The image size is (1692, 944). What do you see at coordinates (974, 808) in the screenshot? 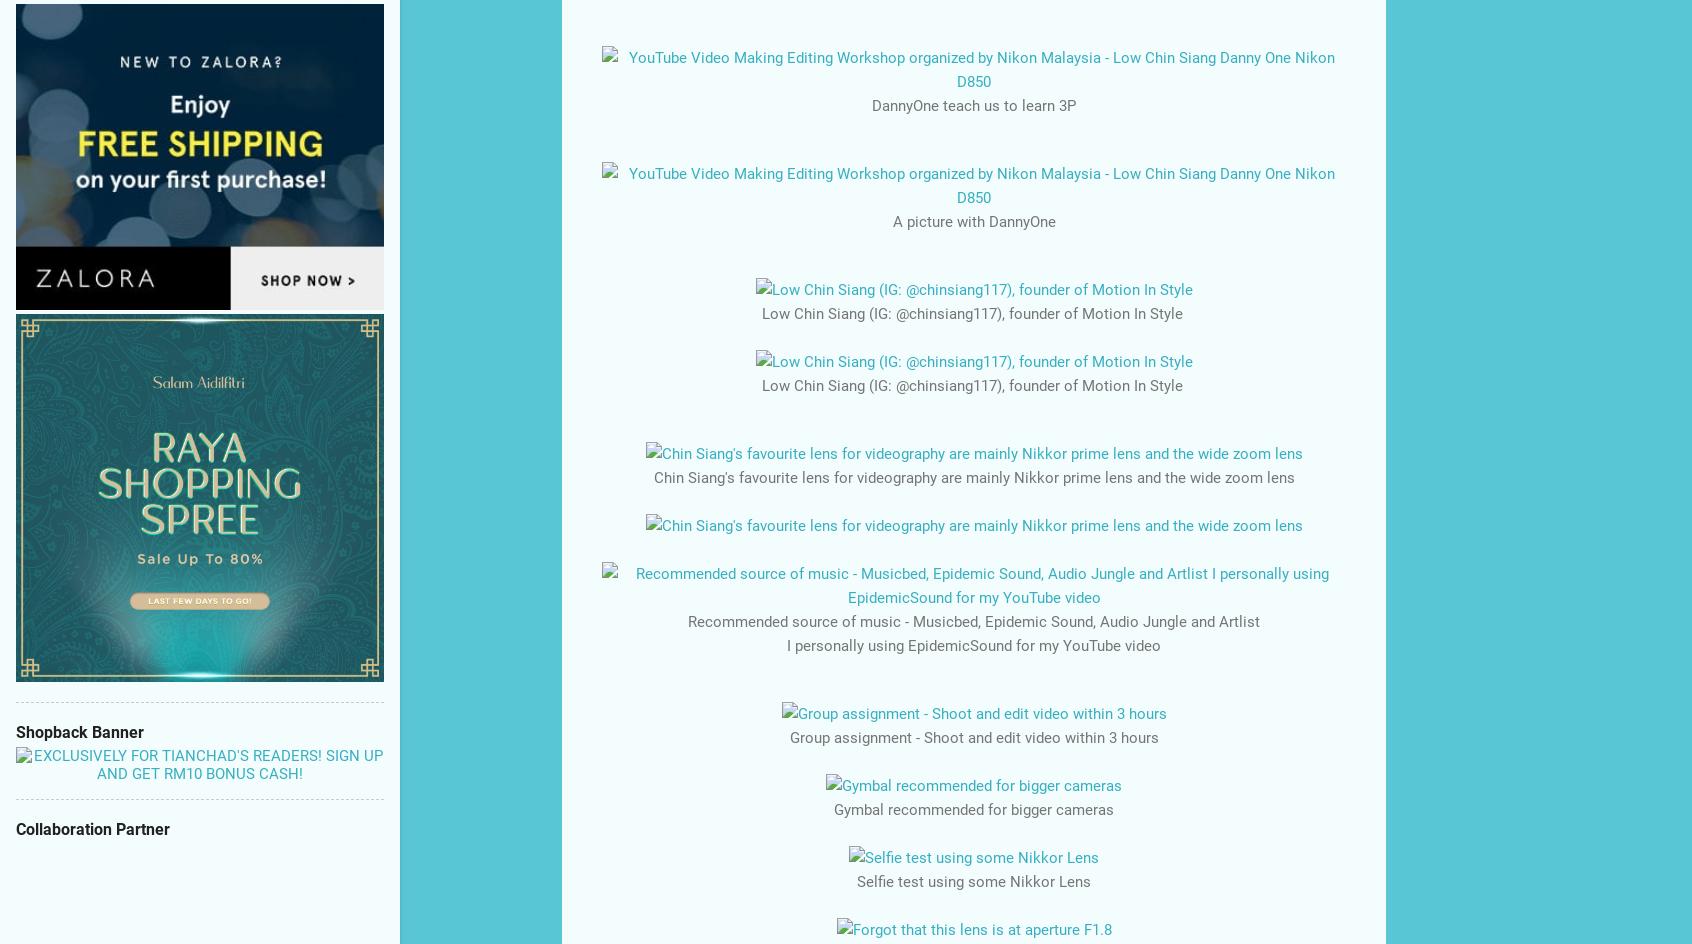
I see `'Gymbal recommended for bigger cameras'` at bounding box center [974, 808].